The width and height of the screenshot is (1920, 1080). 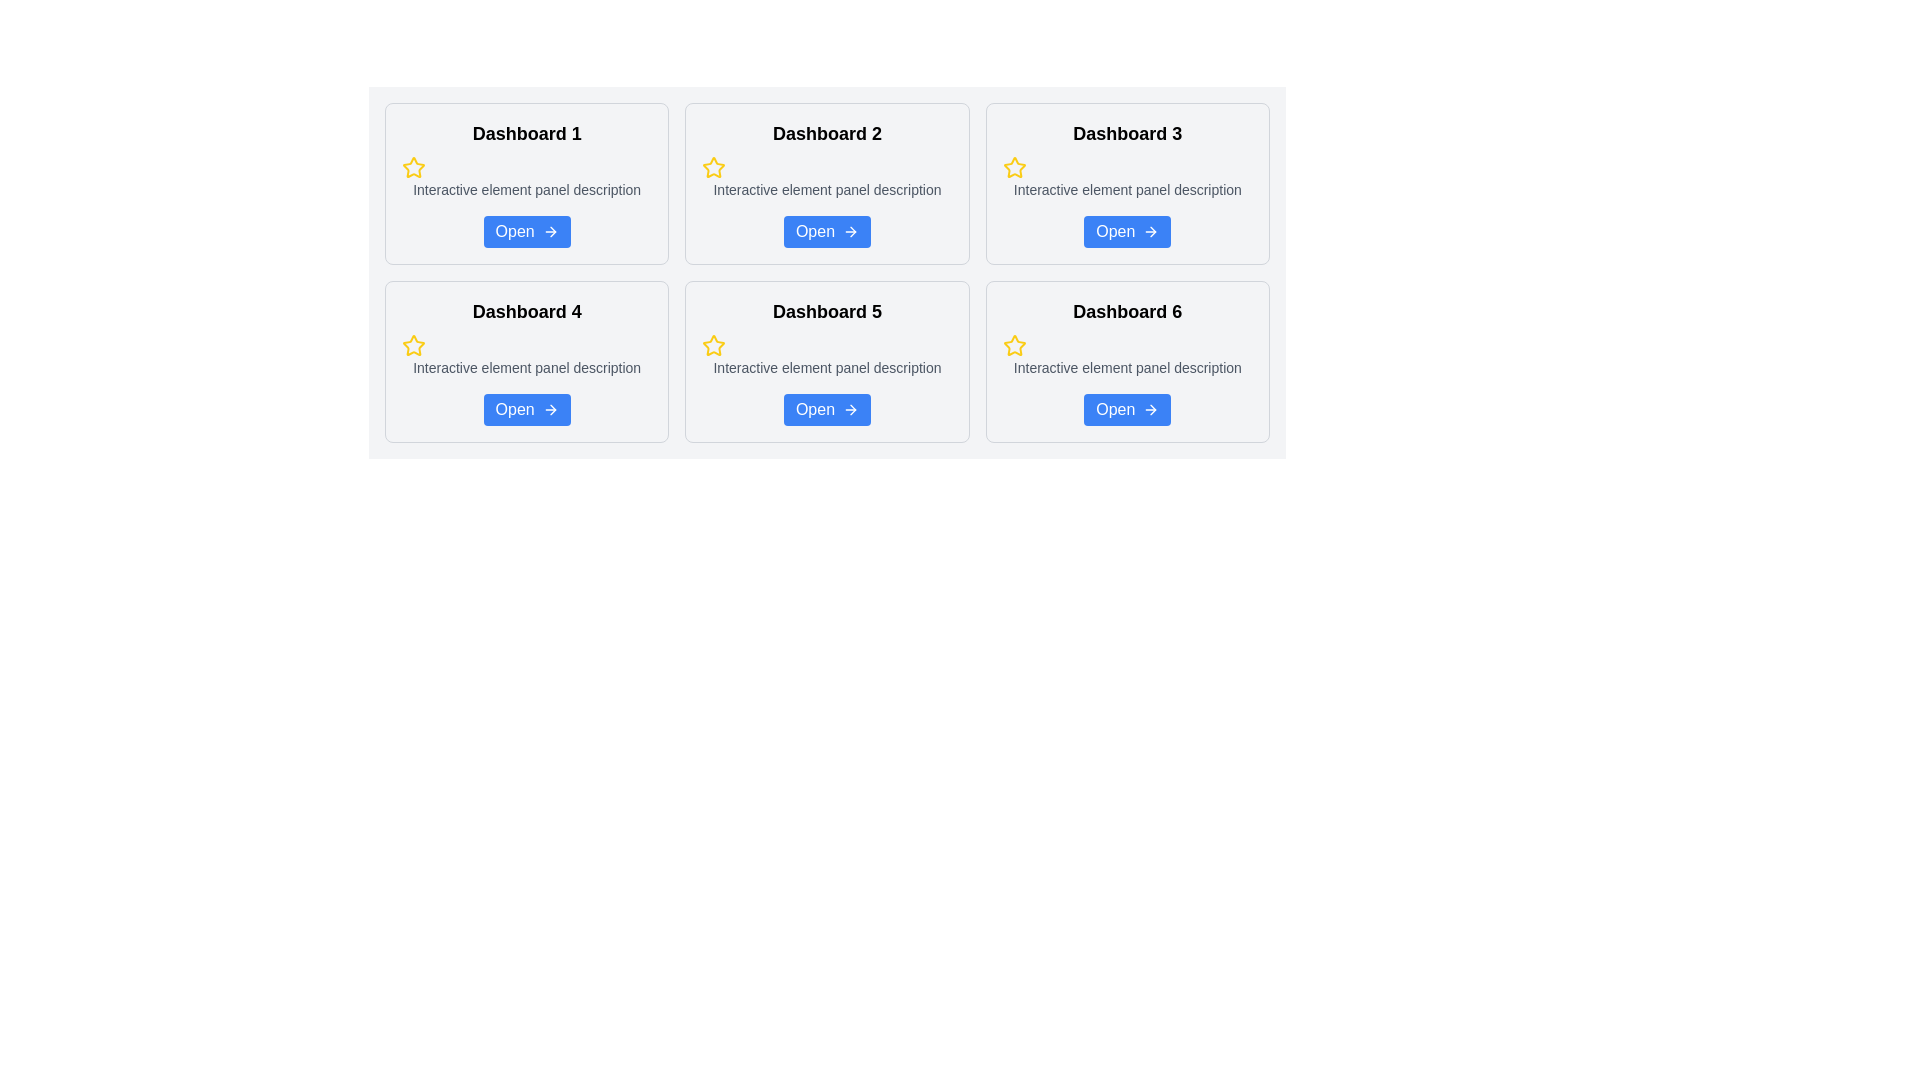 I want to click on the star-shaped icon with a yellow outline located in the 'Dashboard 1' card in the first column of the first row, so click(x=412, y=167).